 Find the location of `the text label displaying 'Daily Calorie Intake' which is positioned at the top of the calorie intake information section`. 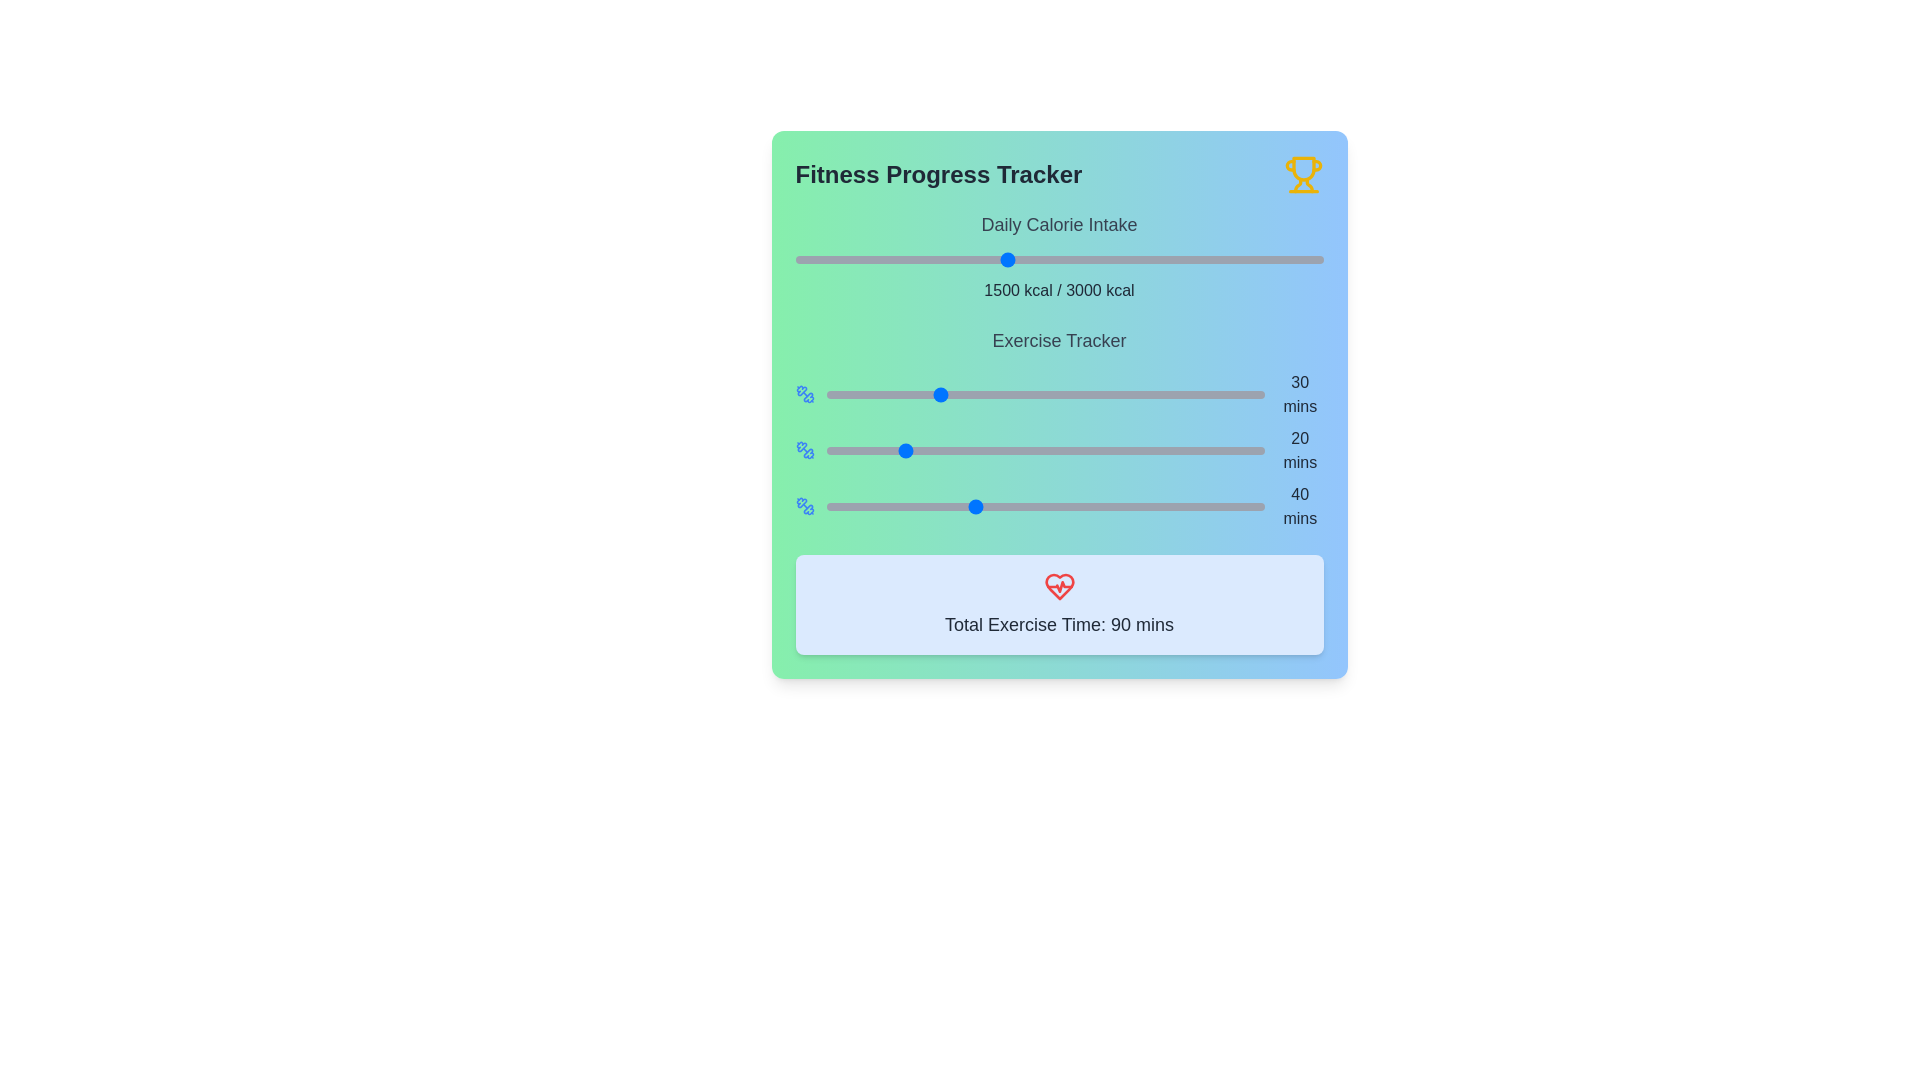

the text label displaying 'Daily Calorie Intake' which is positioned at the top of the calorie intake information section is located at coordinates (1058, 224).